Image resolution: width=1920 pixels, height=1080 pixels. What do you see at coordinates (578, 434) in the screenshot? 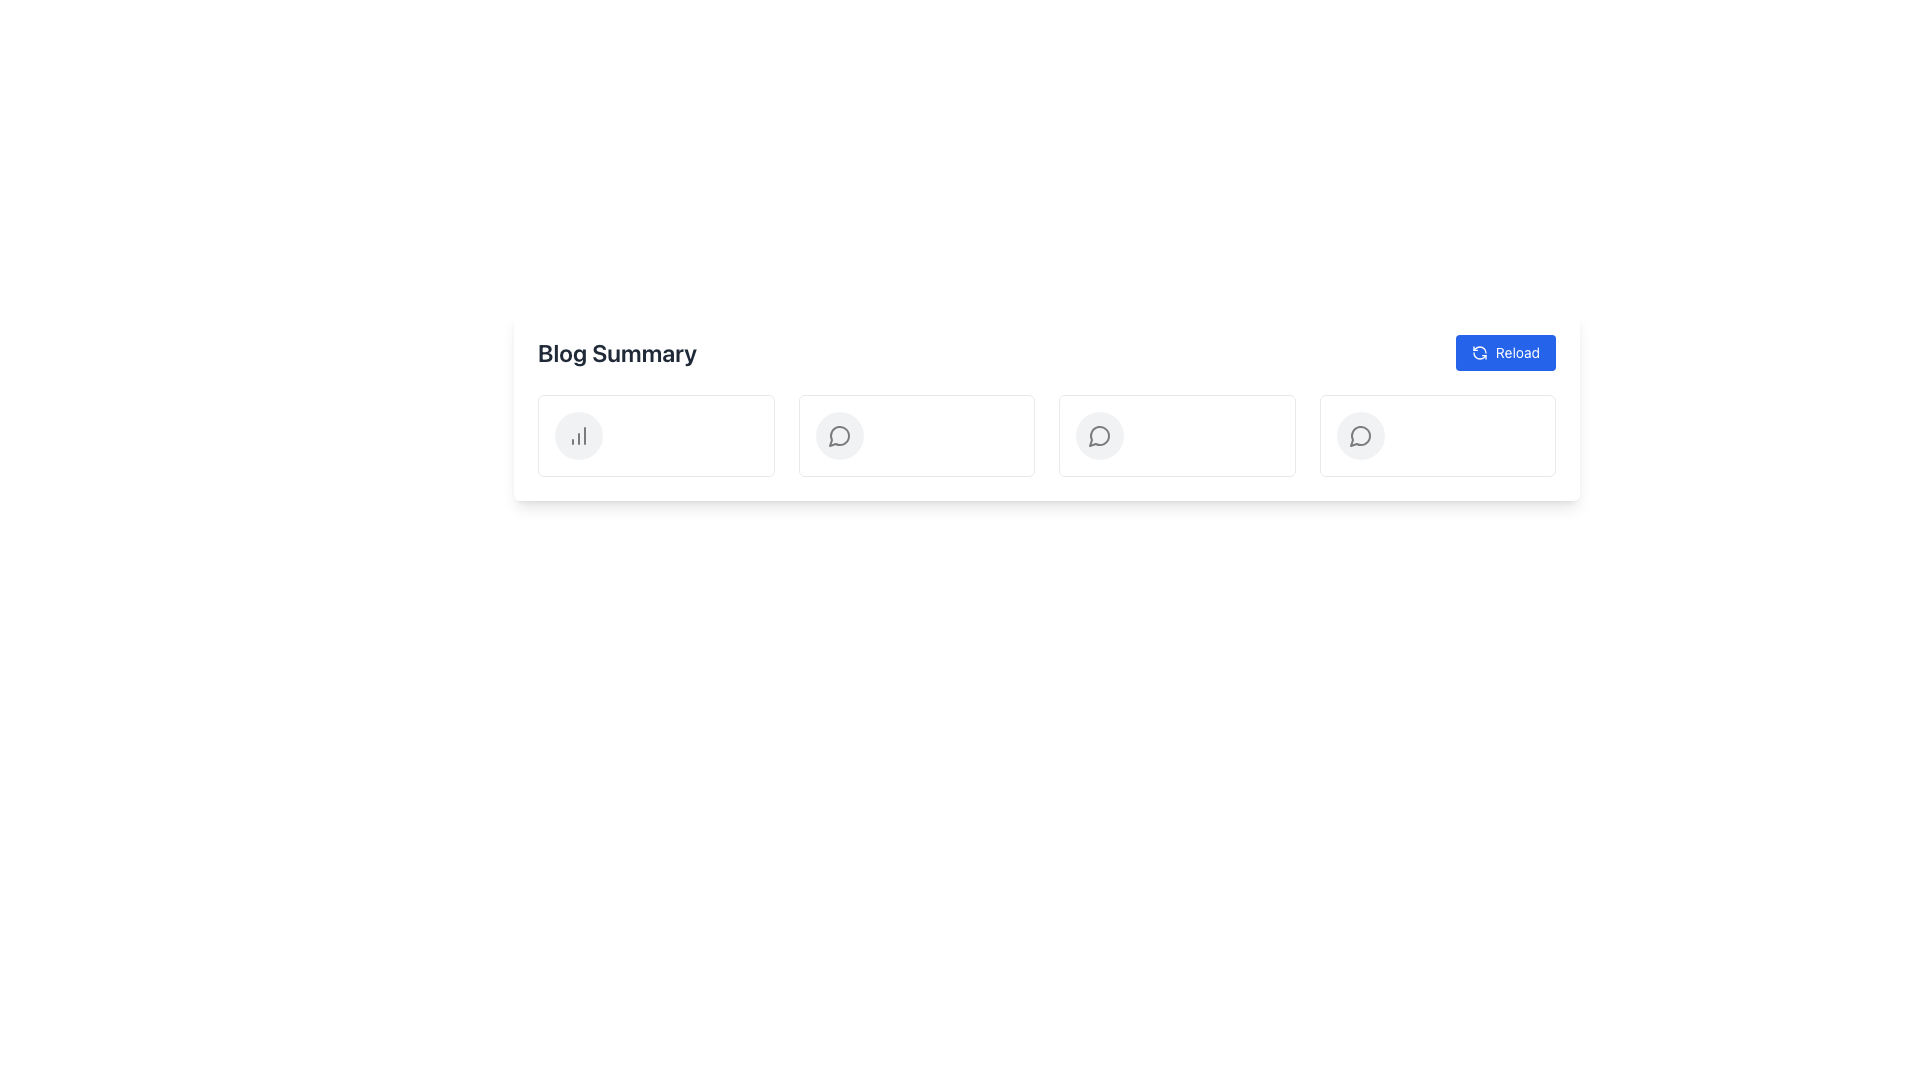
I see `the first circular button that invokes the bar chart feature, located to the left of three similar buttons in the 'Blog Summary' section` at bounding box center [578, 434].